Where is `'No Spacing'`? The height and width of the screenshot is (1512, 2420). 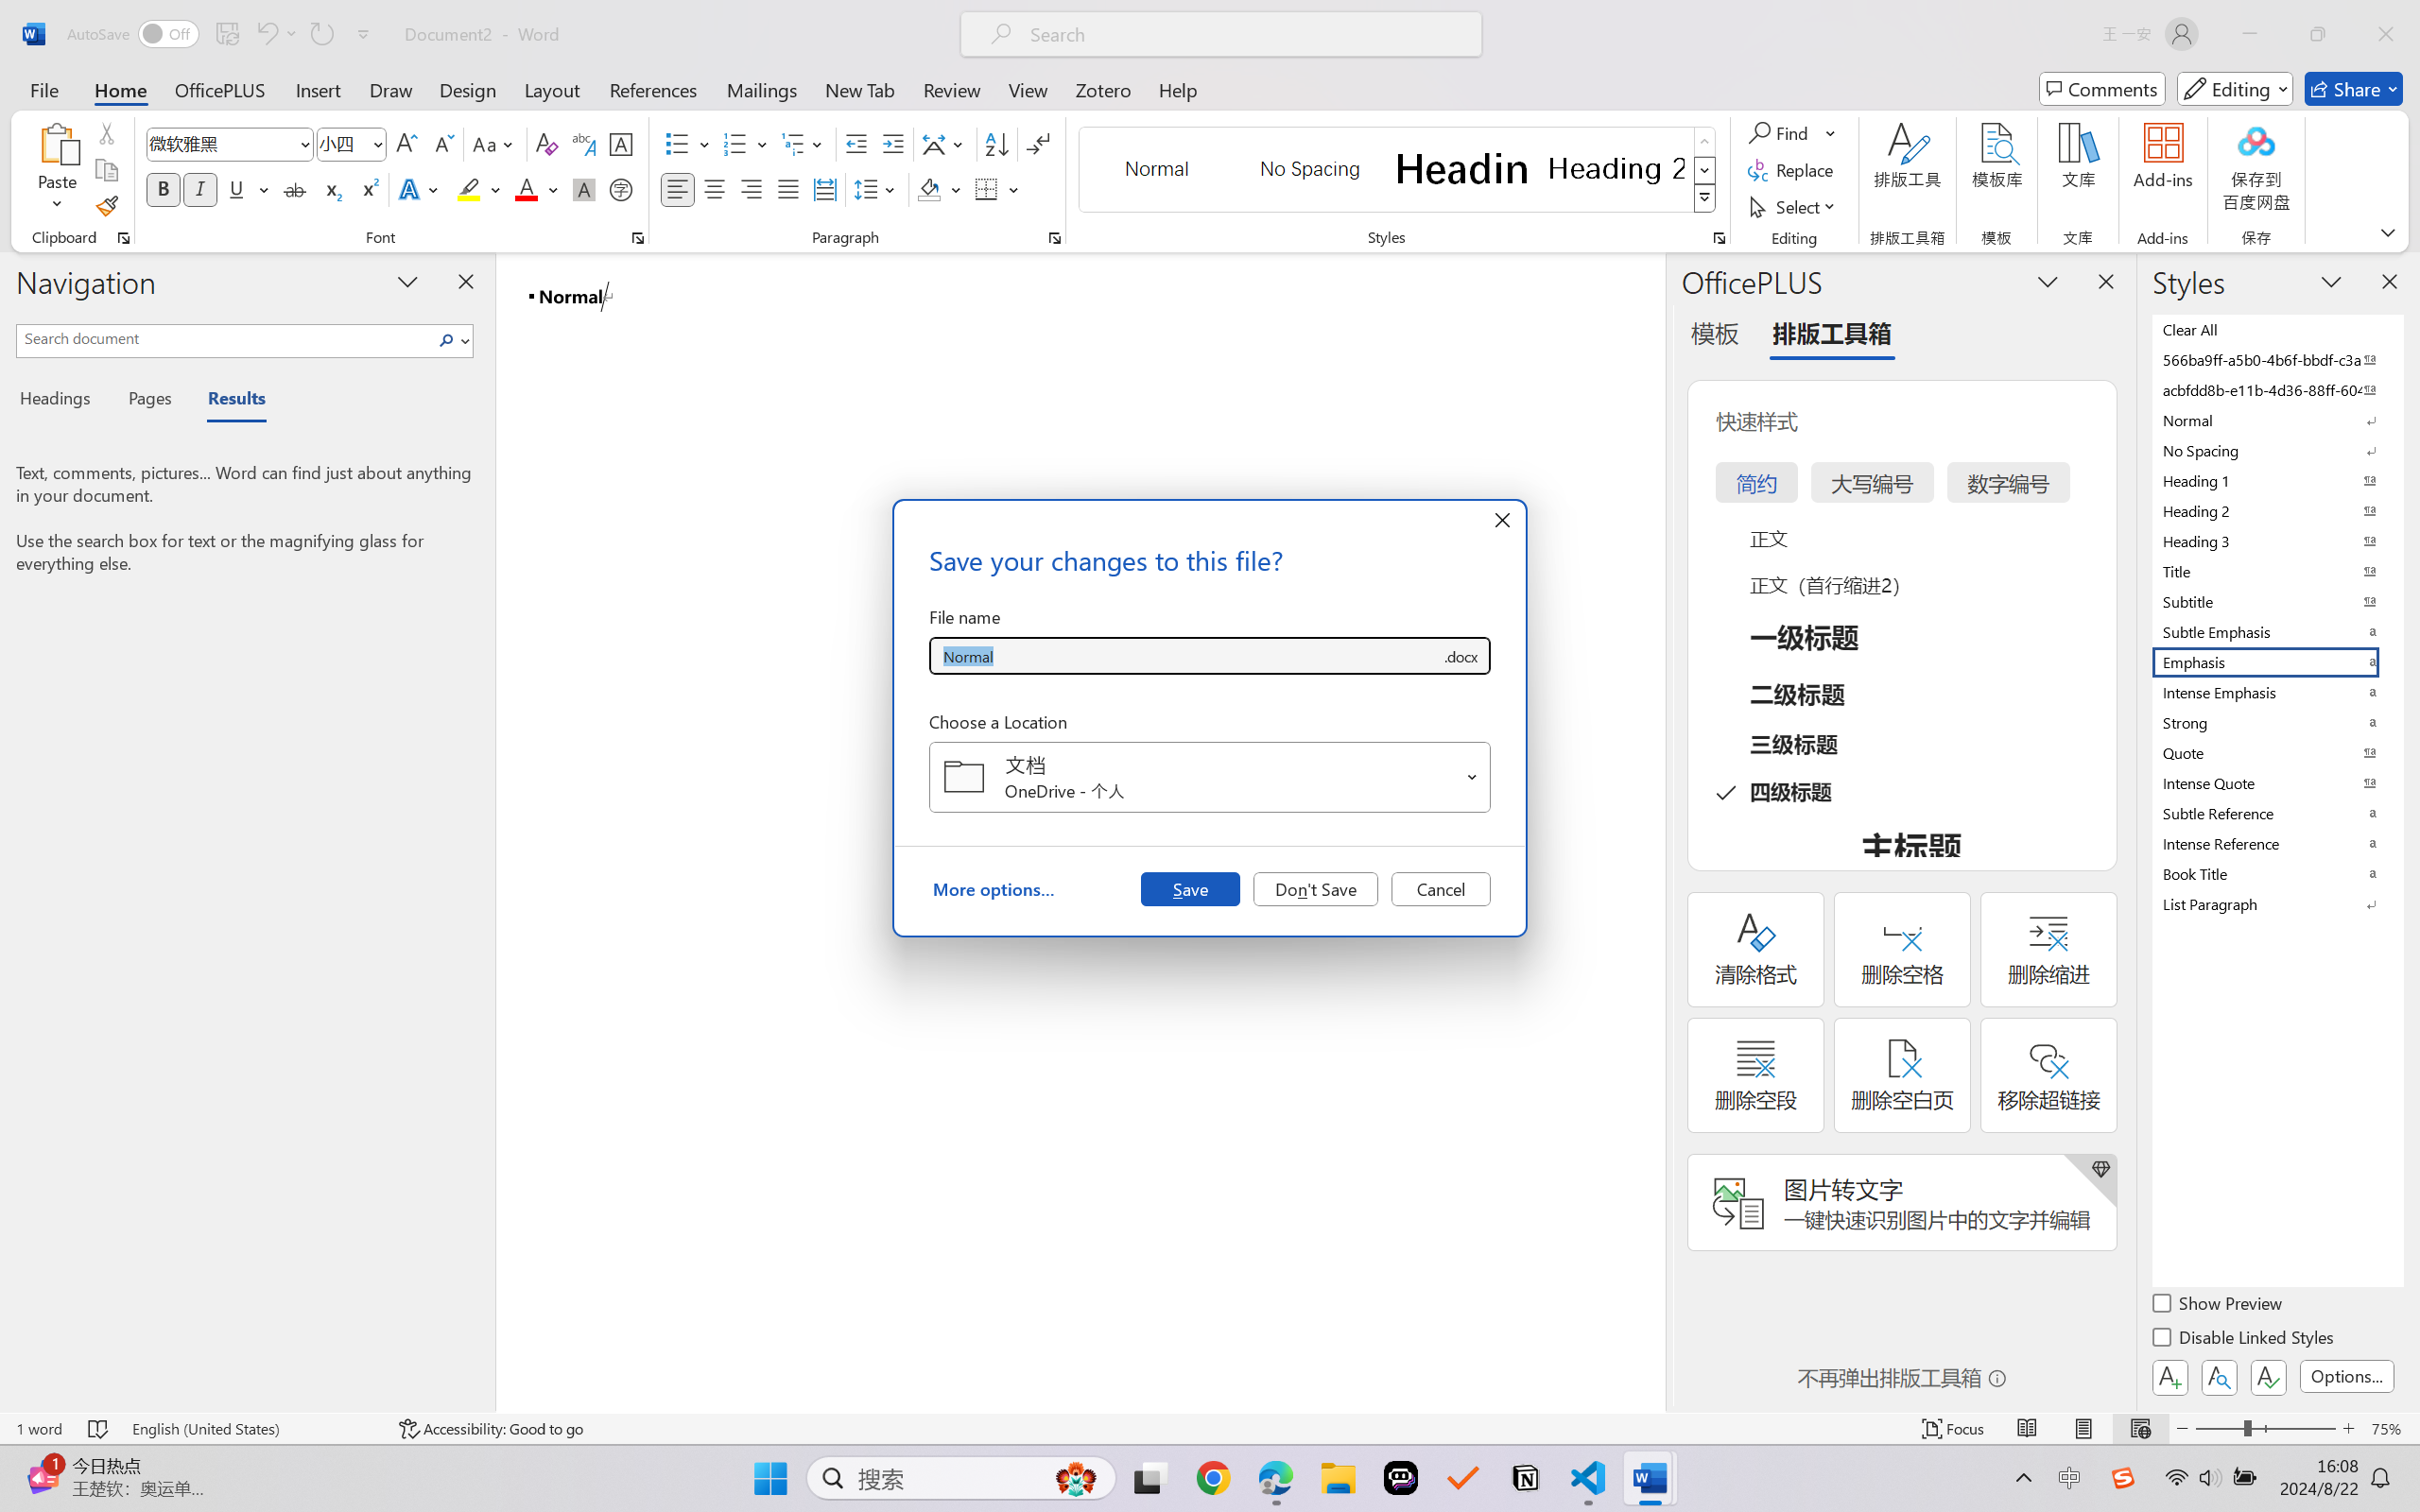
'No Spacing' is located at coordinates (2275, 449).